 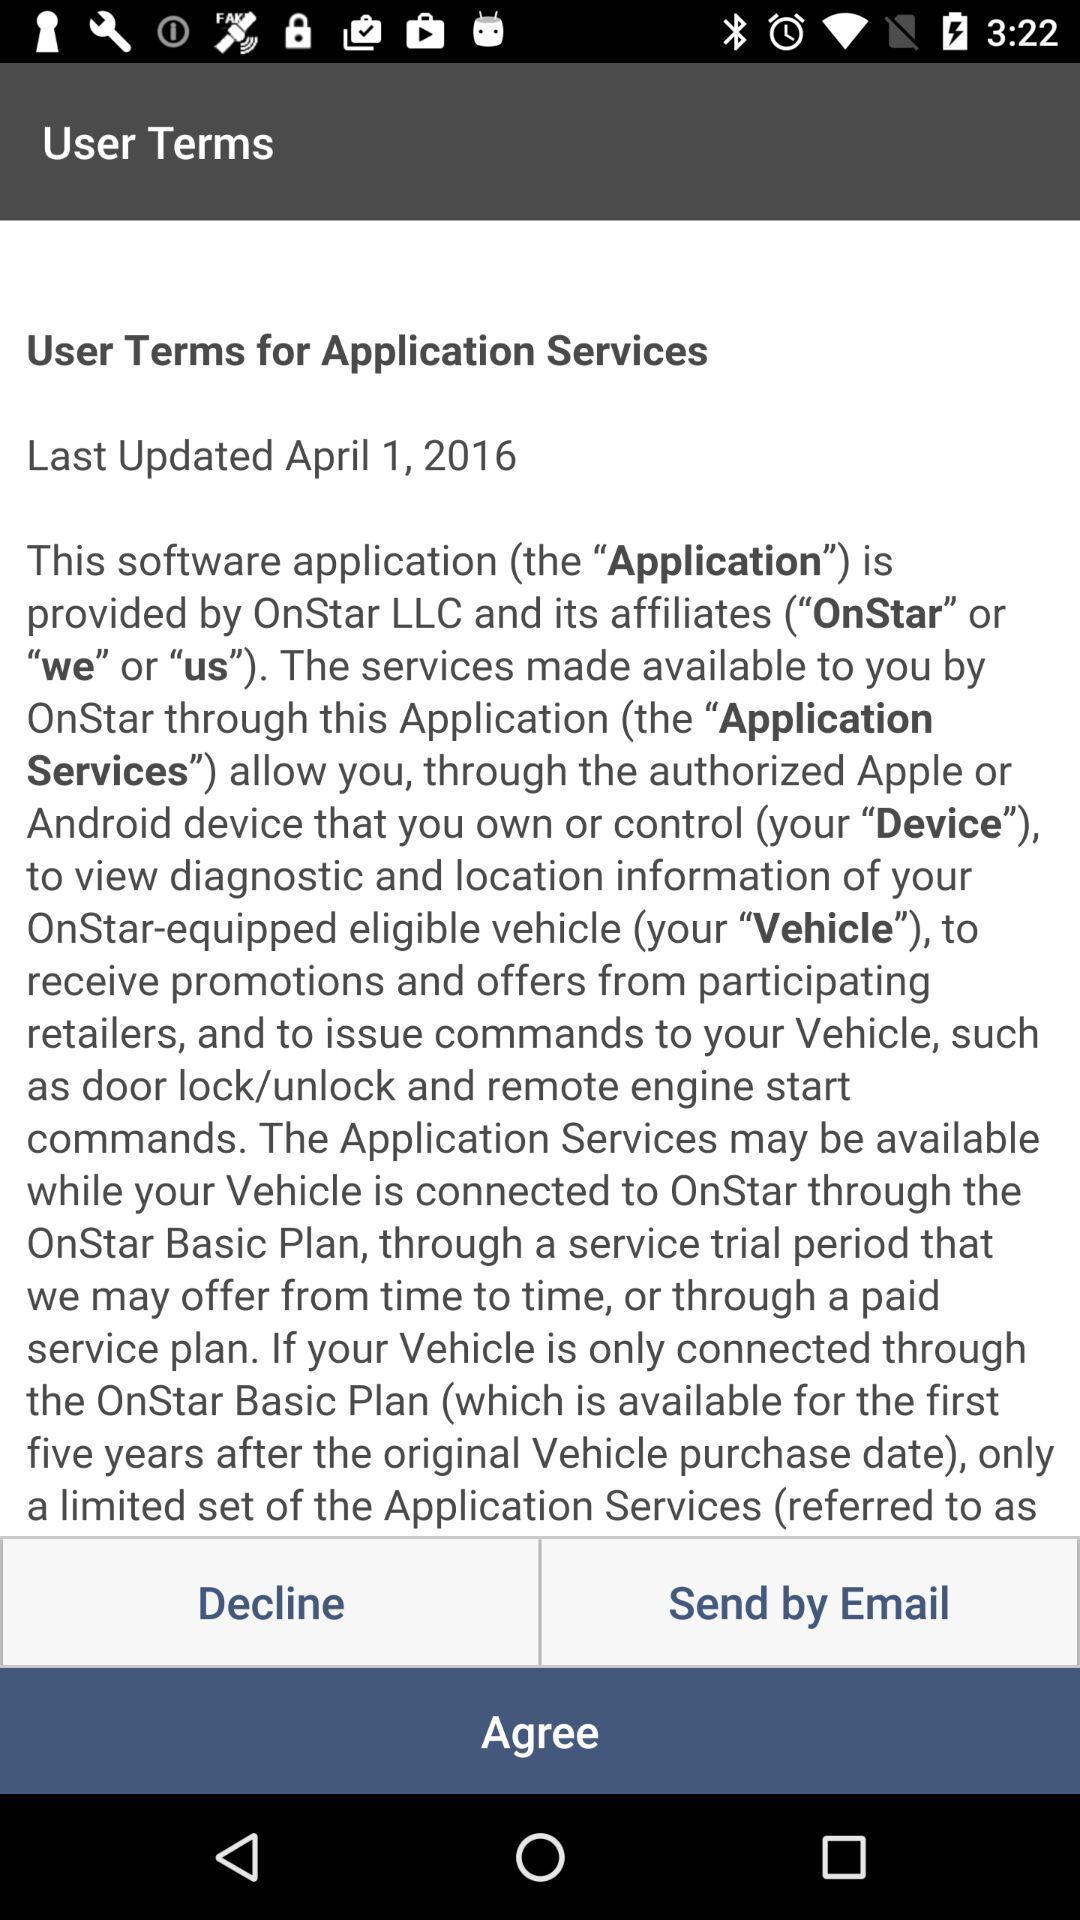 I want to click on send by email, so click(x=808, y=1602).